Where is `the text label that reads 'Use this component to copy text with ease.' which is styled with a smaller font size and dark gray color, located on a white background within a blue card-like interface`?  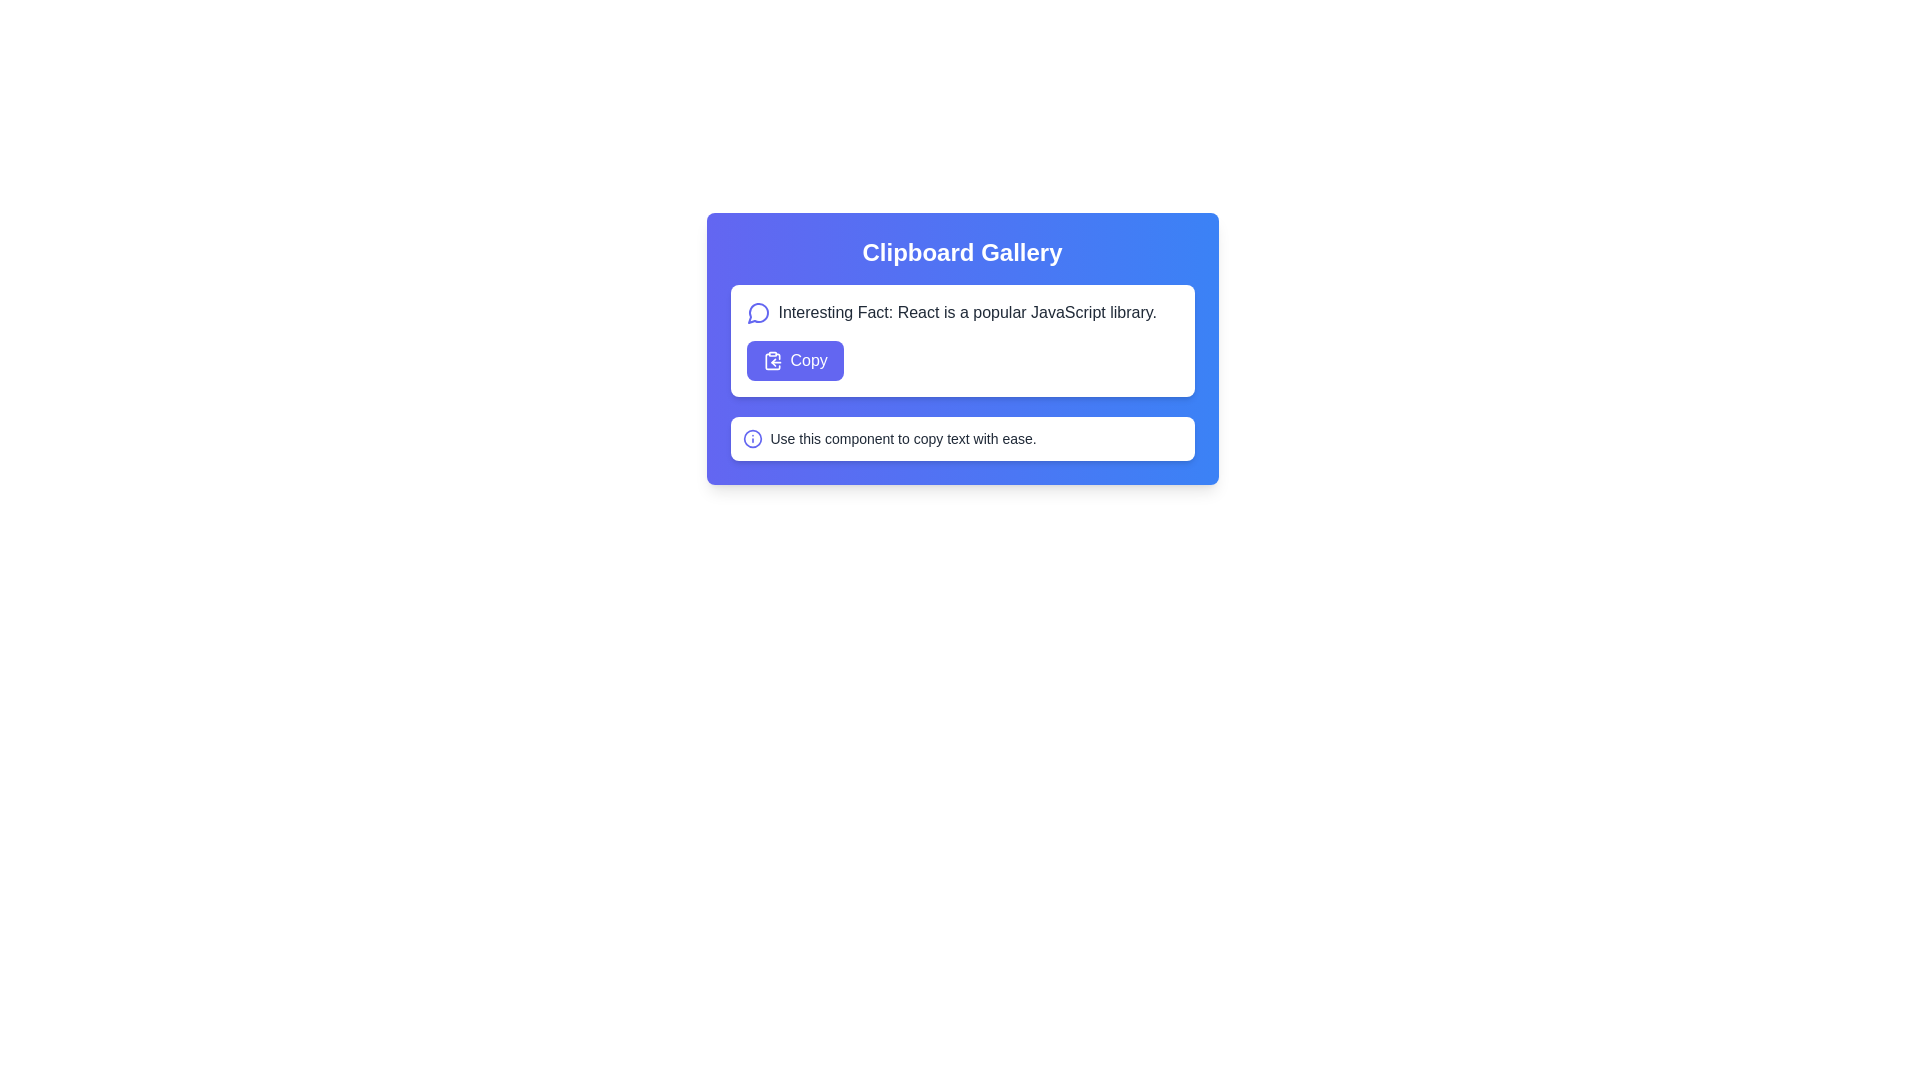
the text label that reads 'Use this component to copy text with ease.' which is styled with a smaller font size and dark gray color, located on a white background within a blue card-like interface is located at coordinates (902, 438).